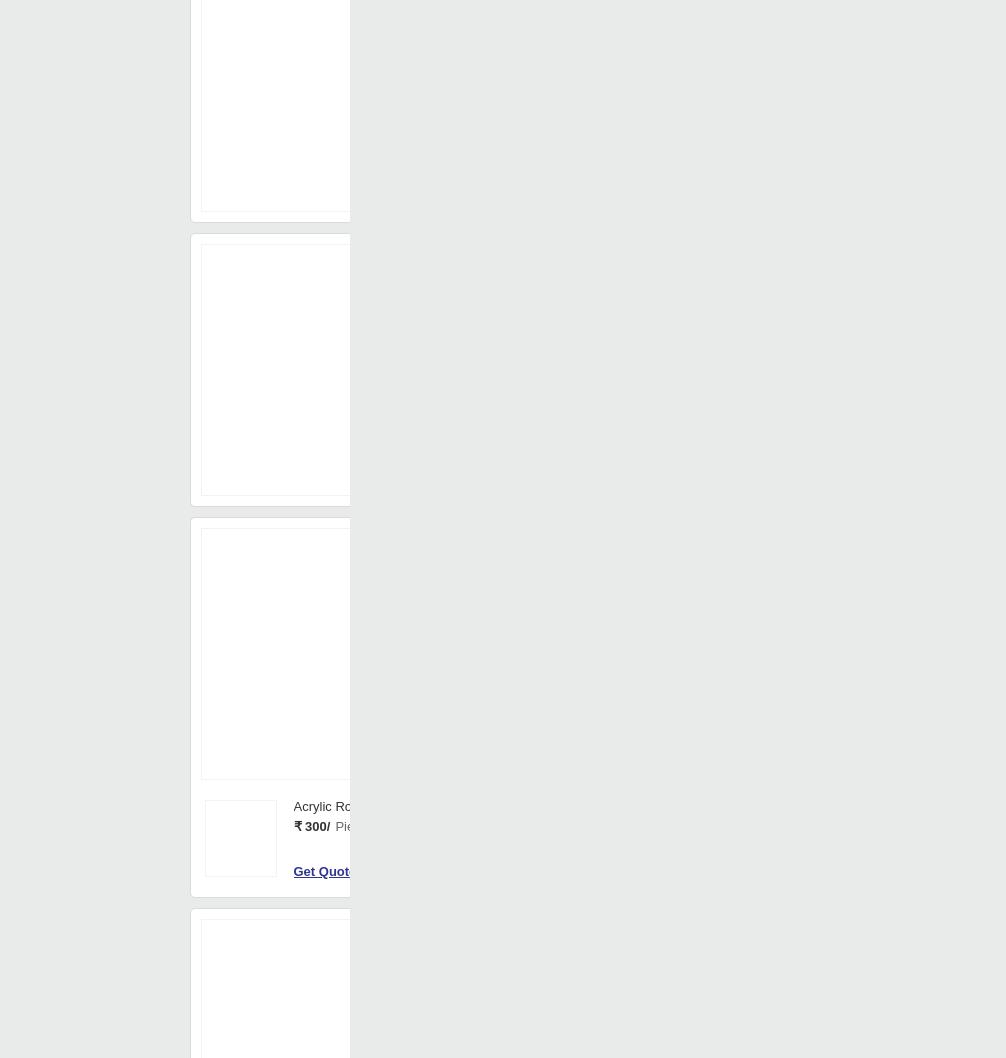 This screenshot has width=1006, height=1058. Describe the element at coordinates (382, 131) in the screenshot. I see `'Multicolor Pull/push Sign, 5 Mm'` at that location.